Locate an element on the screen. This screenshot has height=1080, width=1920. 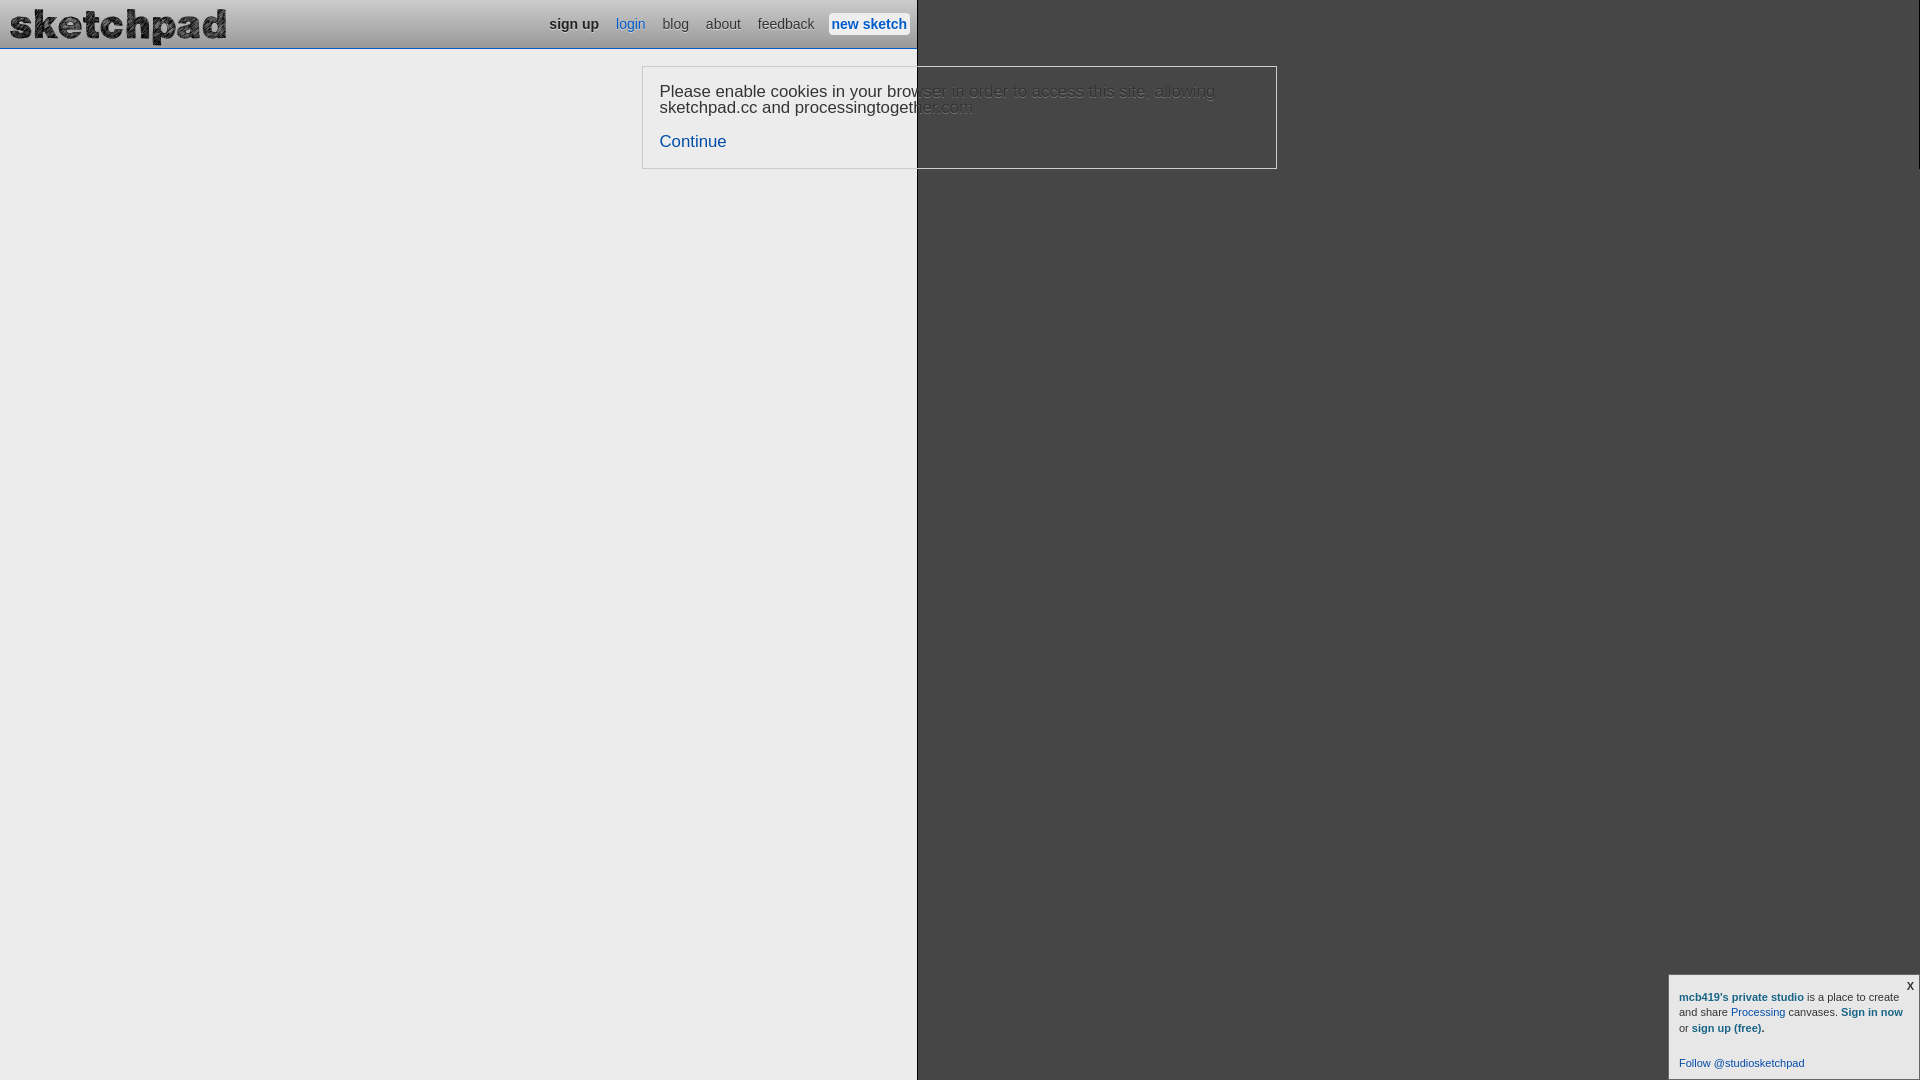
'login' is located at coordinates (629, 23).